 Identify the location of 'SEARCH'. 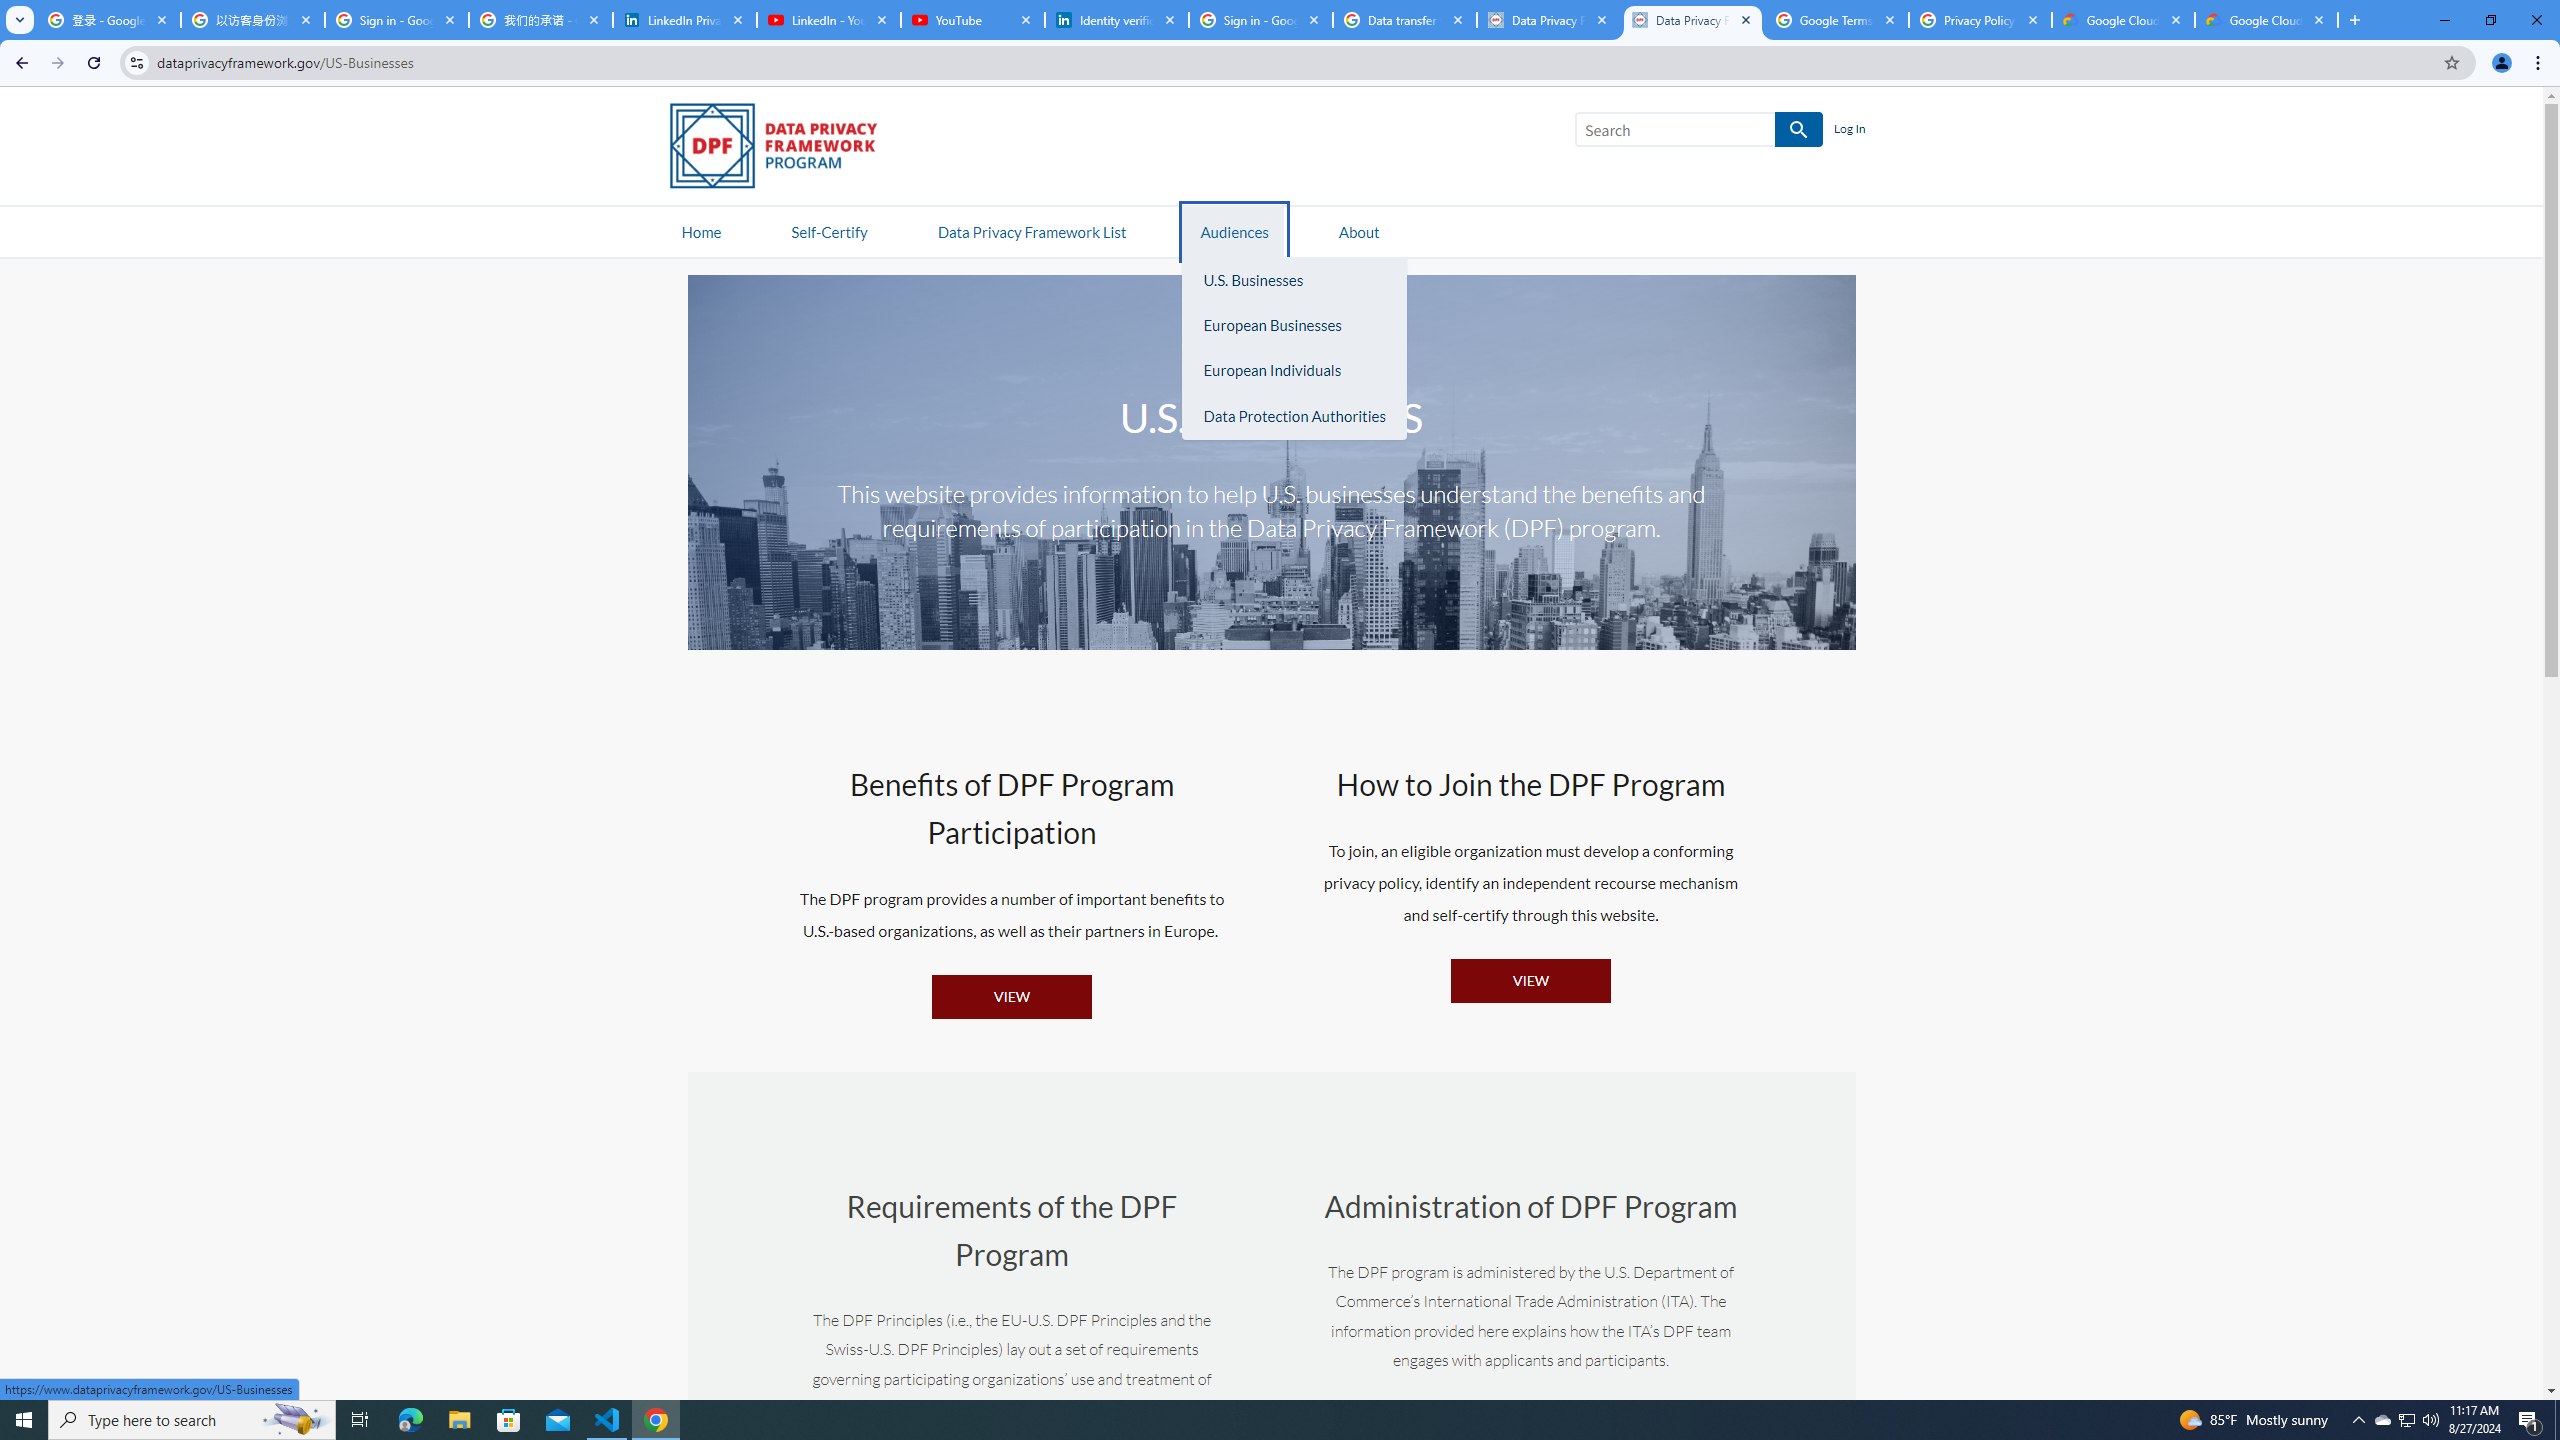
(1797, 130).